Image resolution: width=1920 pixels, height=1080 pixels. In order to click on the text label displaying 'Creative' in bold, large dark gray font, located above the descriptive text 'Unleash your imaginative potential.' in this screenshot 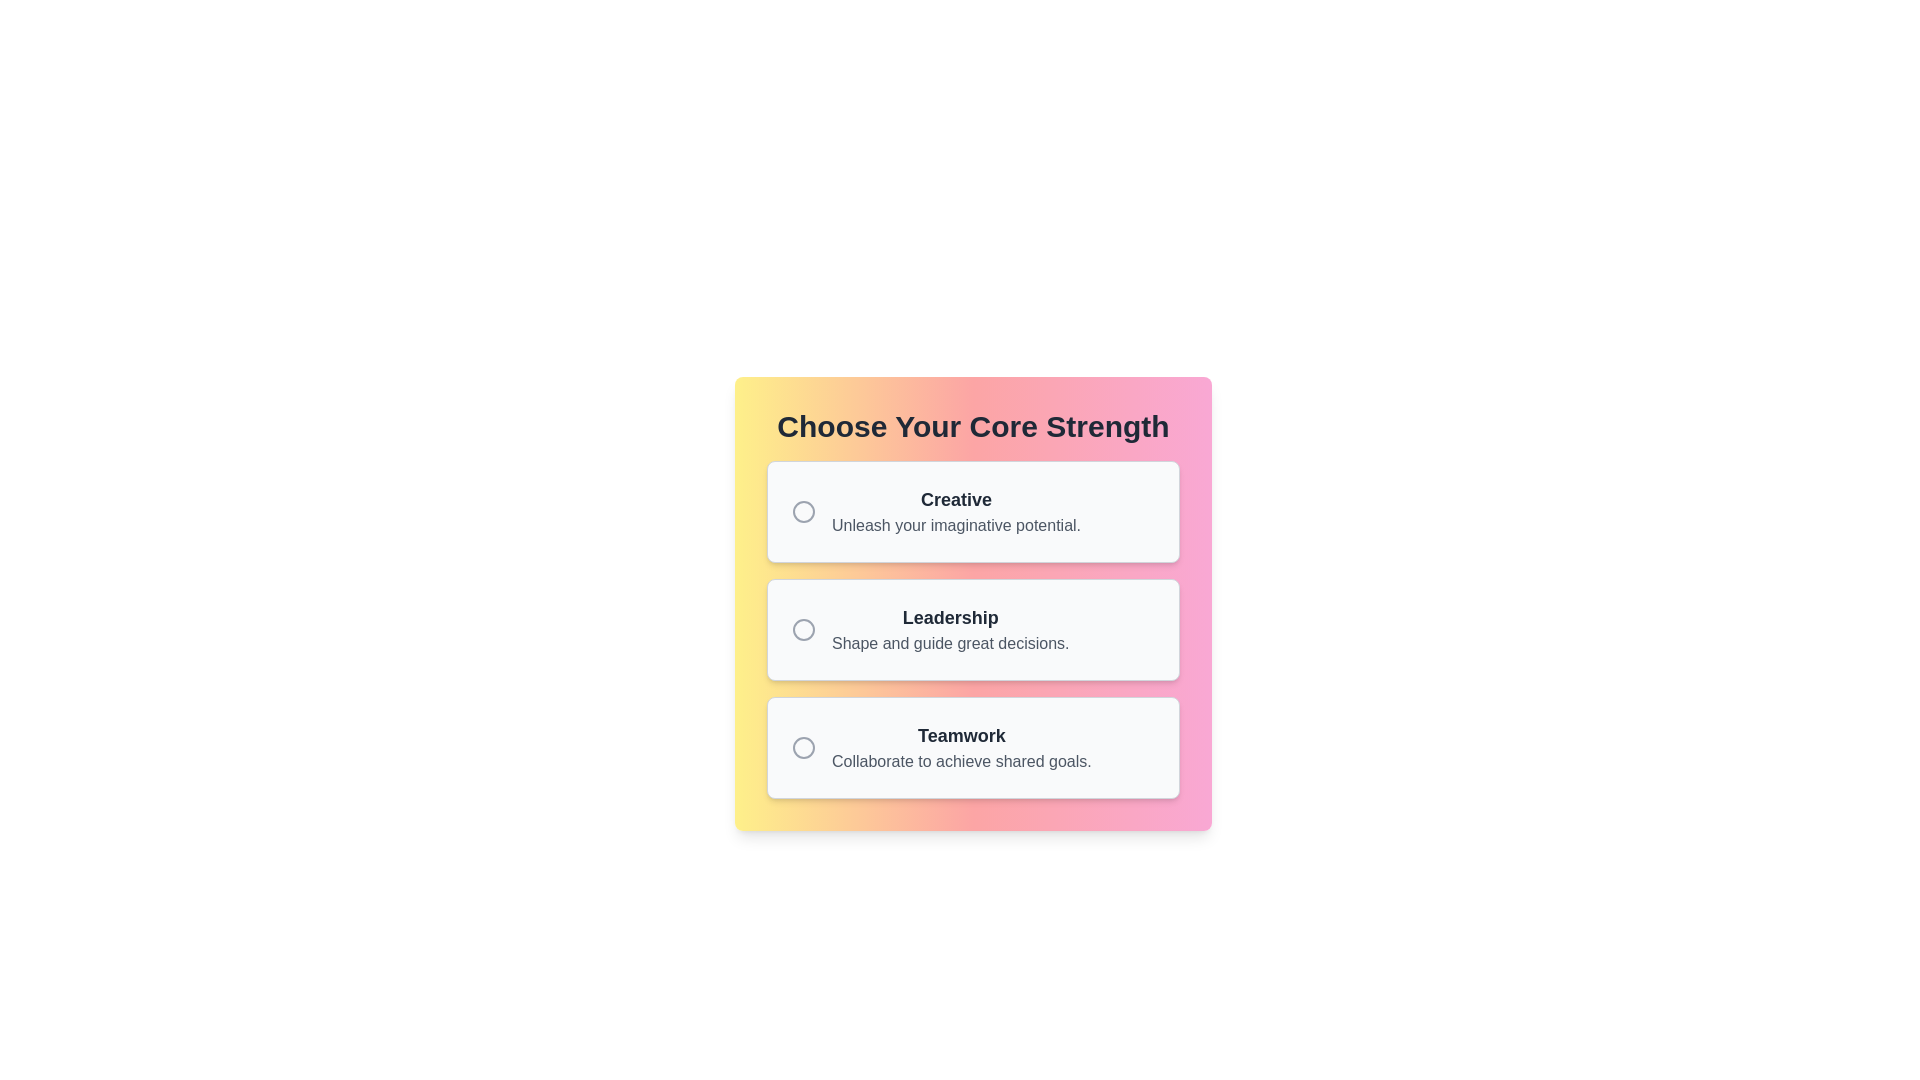, I will do `click(955, 499)`.